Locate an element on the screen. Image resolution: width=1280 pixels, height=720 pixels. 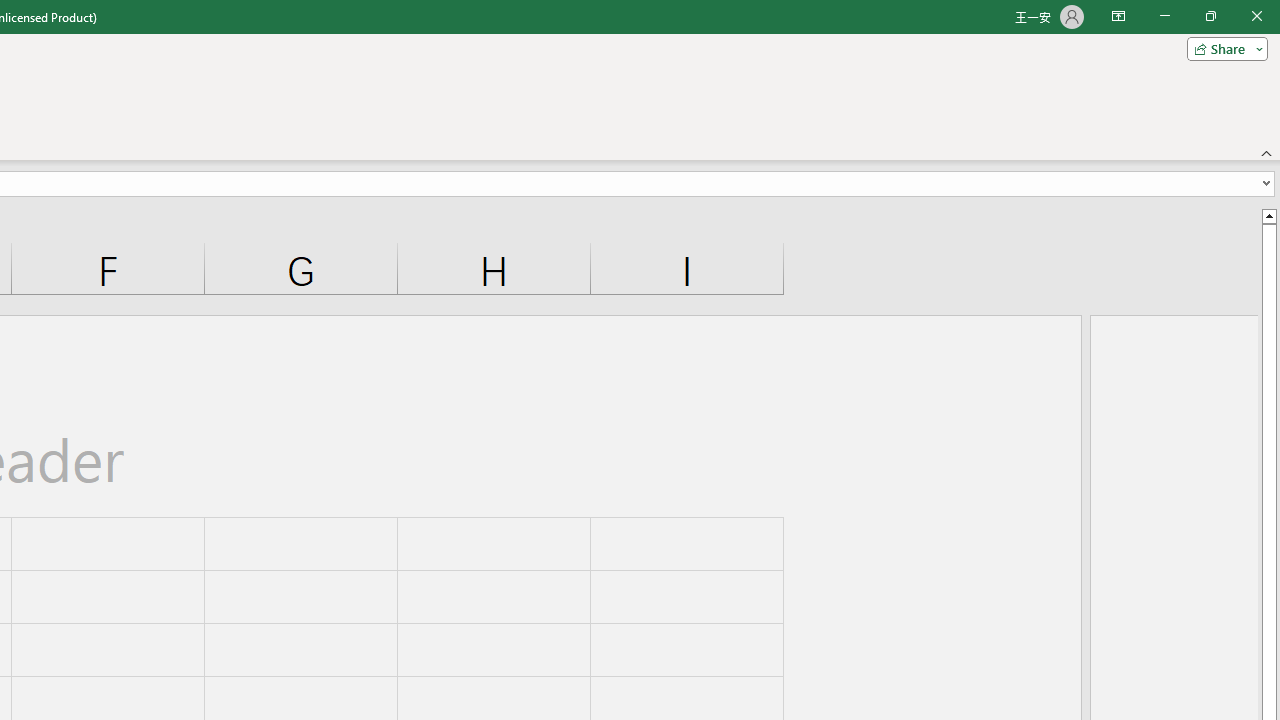
'Close' is located at coordinates (1255, 16).